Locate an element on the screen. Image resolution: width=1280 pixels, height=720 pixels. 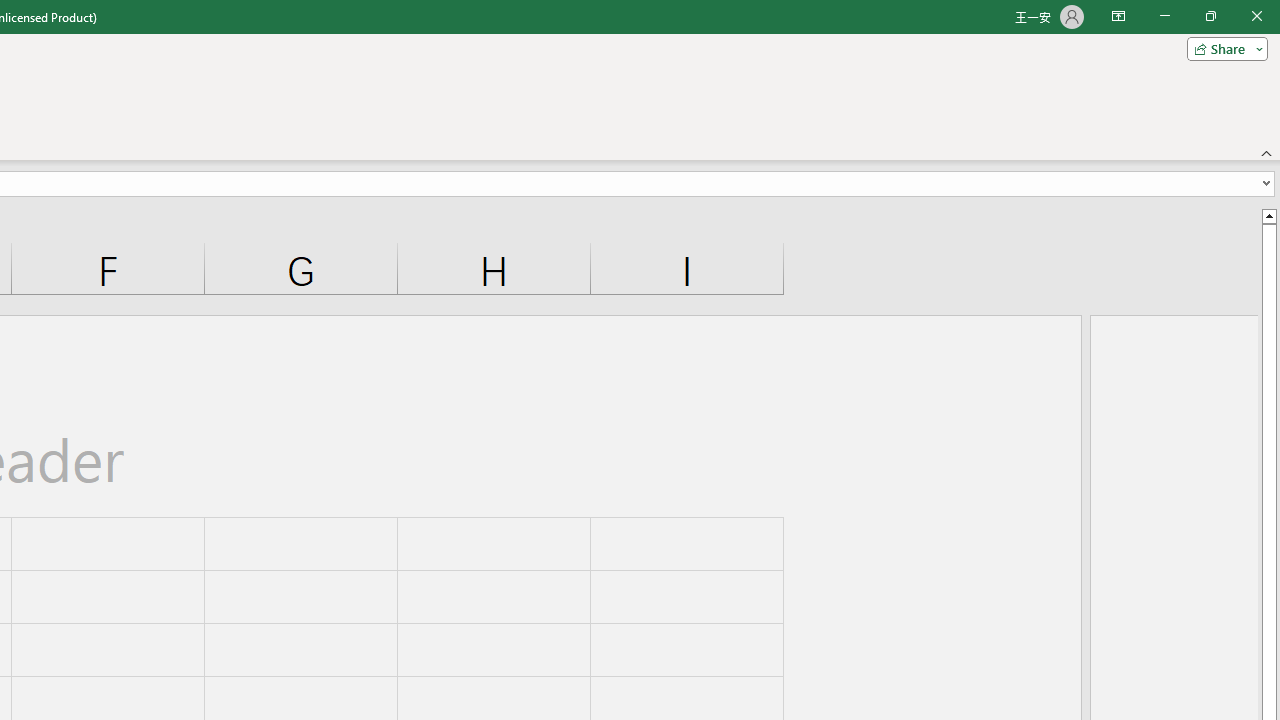
'Close' is located at coordinates (1255, 16).